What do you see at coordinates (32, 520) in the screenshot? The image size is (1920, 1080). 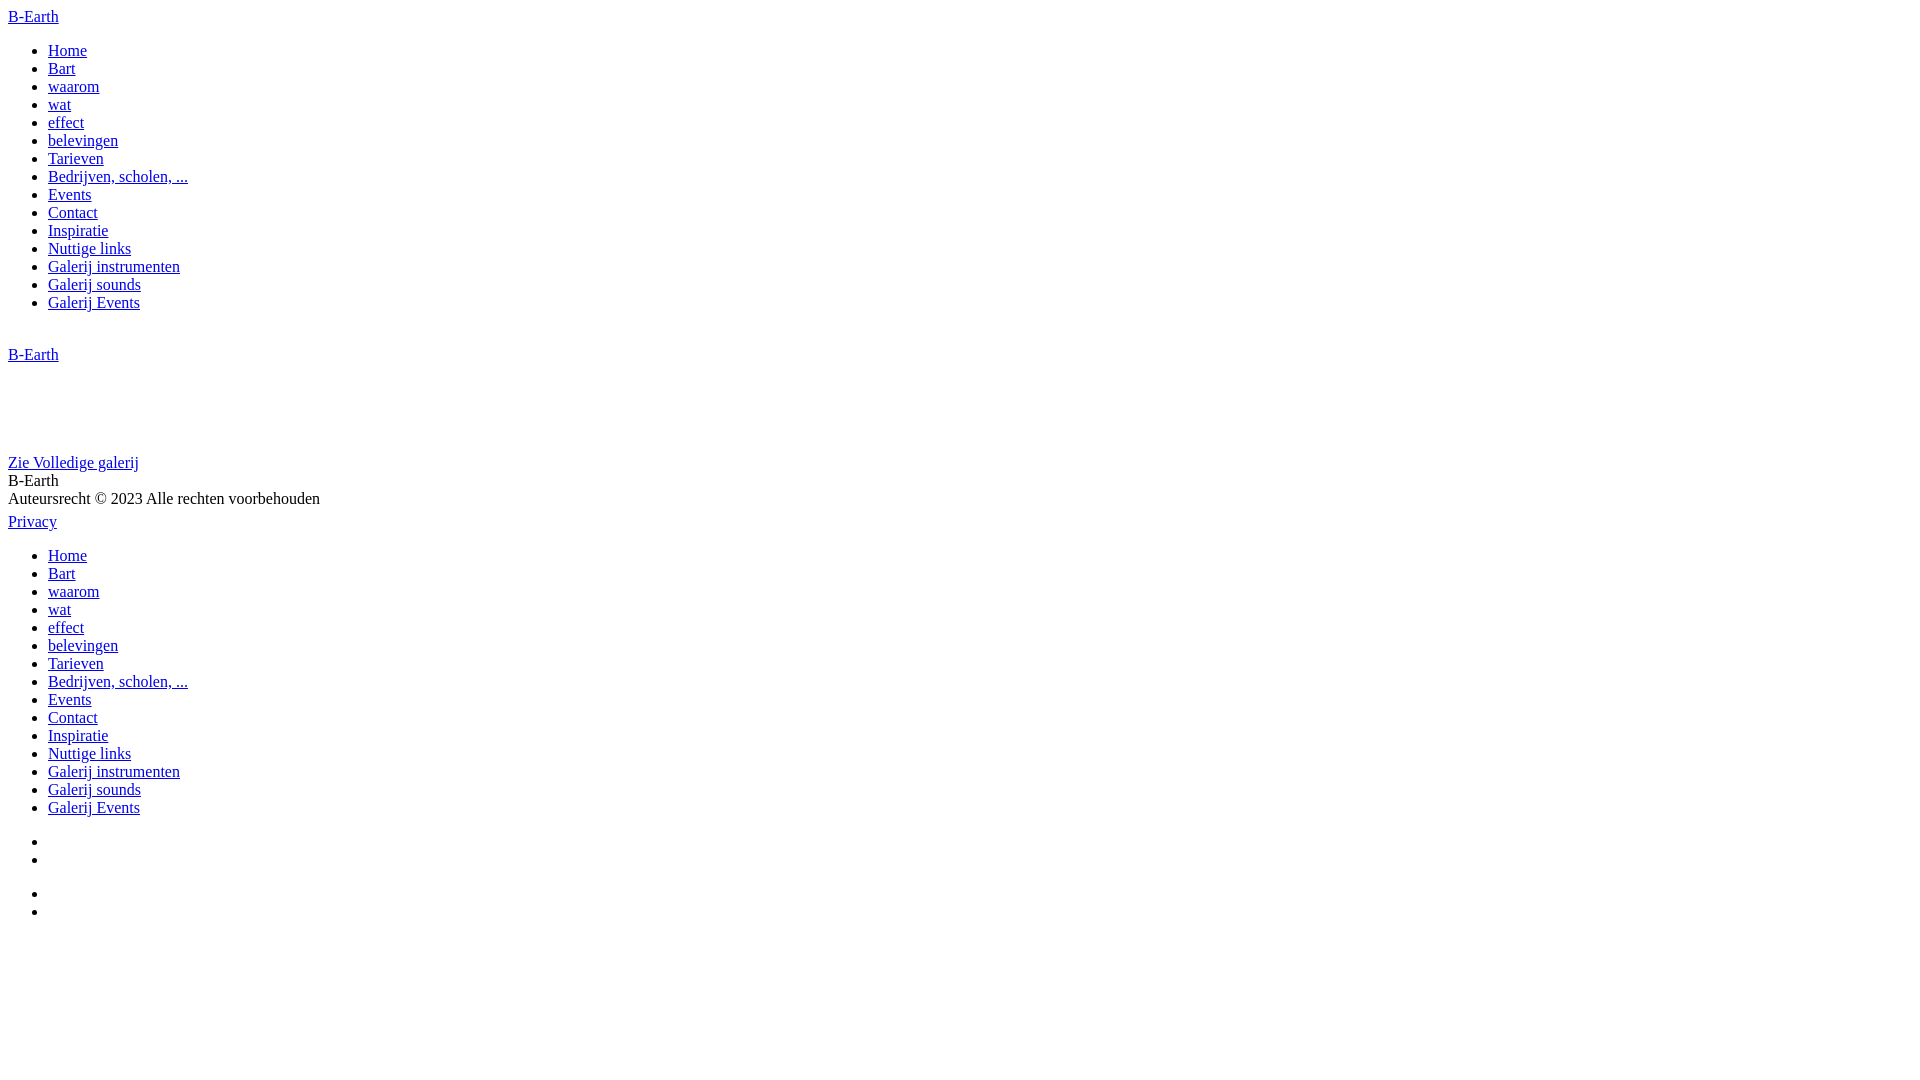 I see `'Privacy'` at bounding box center [32, 520].